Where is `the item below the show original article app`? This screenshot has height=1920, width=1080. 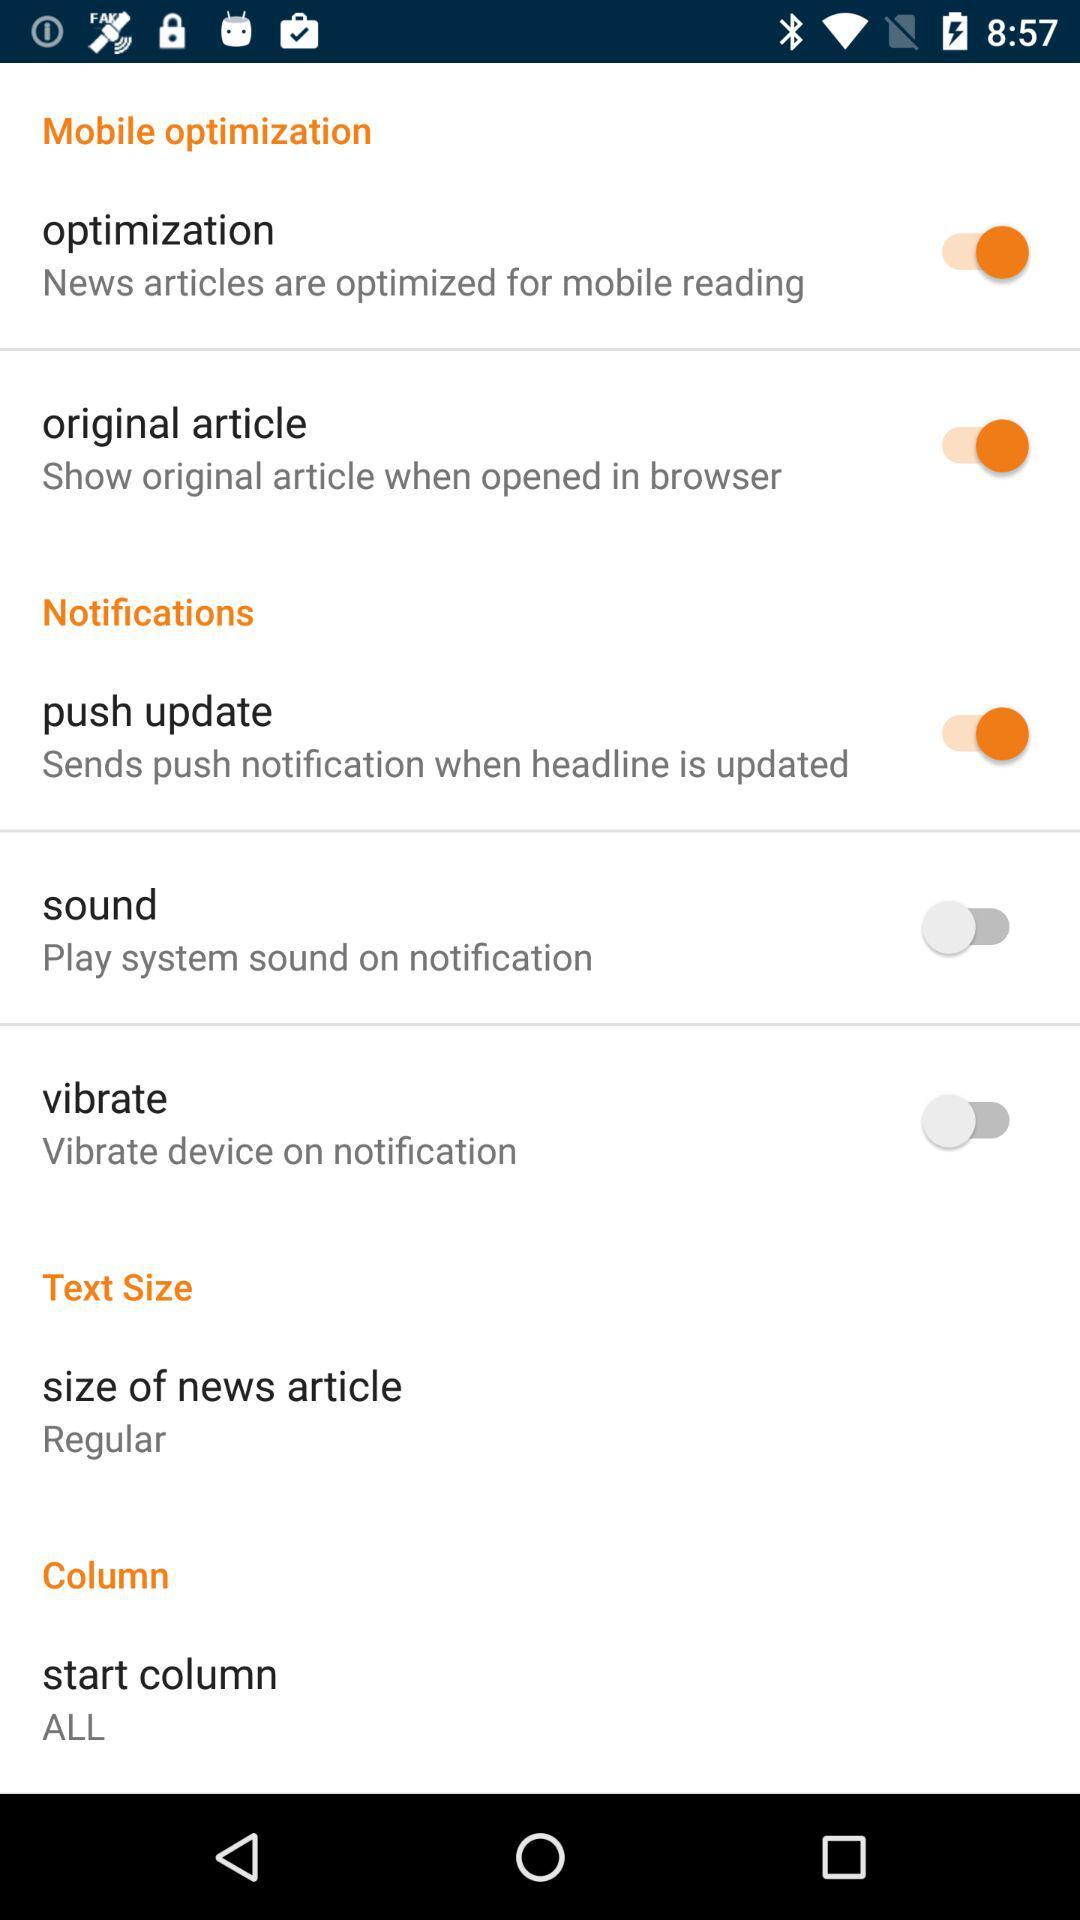 the item below the show original article app is located at coordinates (540, 589).